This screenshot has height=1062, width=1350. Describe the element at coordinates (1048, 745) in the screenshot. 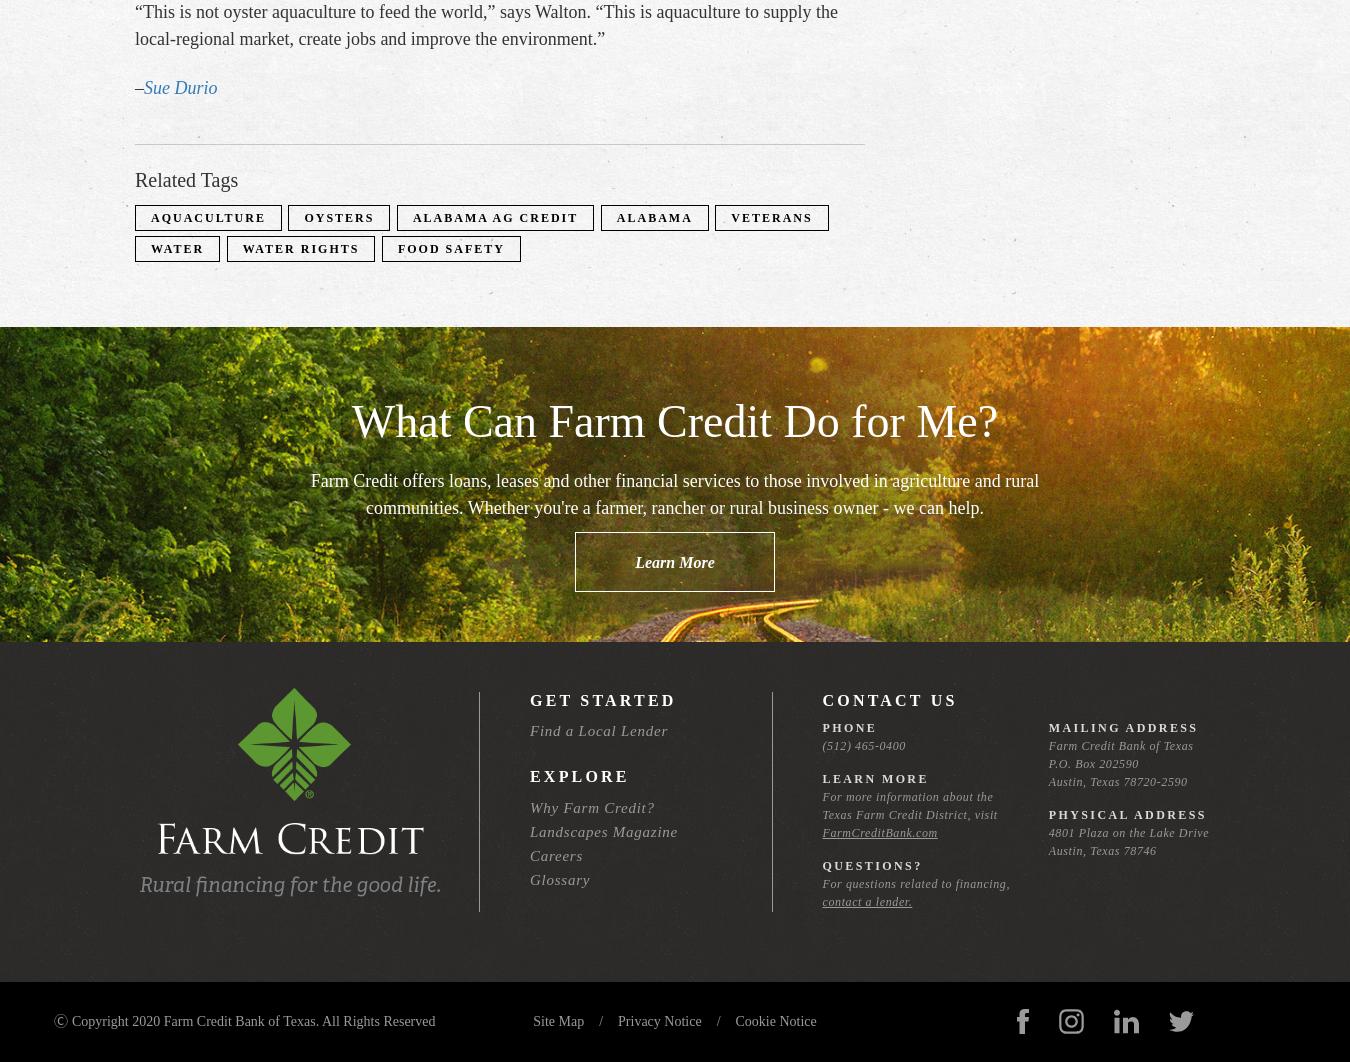

I see `'Farm Credit Bank of Texas'` at that location.